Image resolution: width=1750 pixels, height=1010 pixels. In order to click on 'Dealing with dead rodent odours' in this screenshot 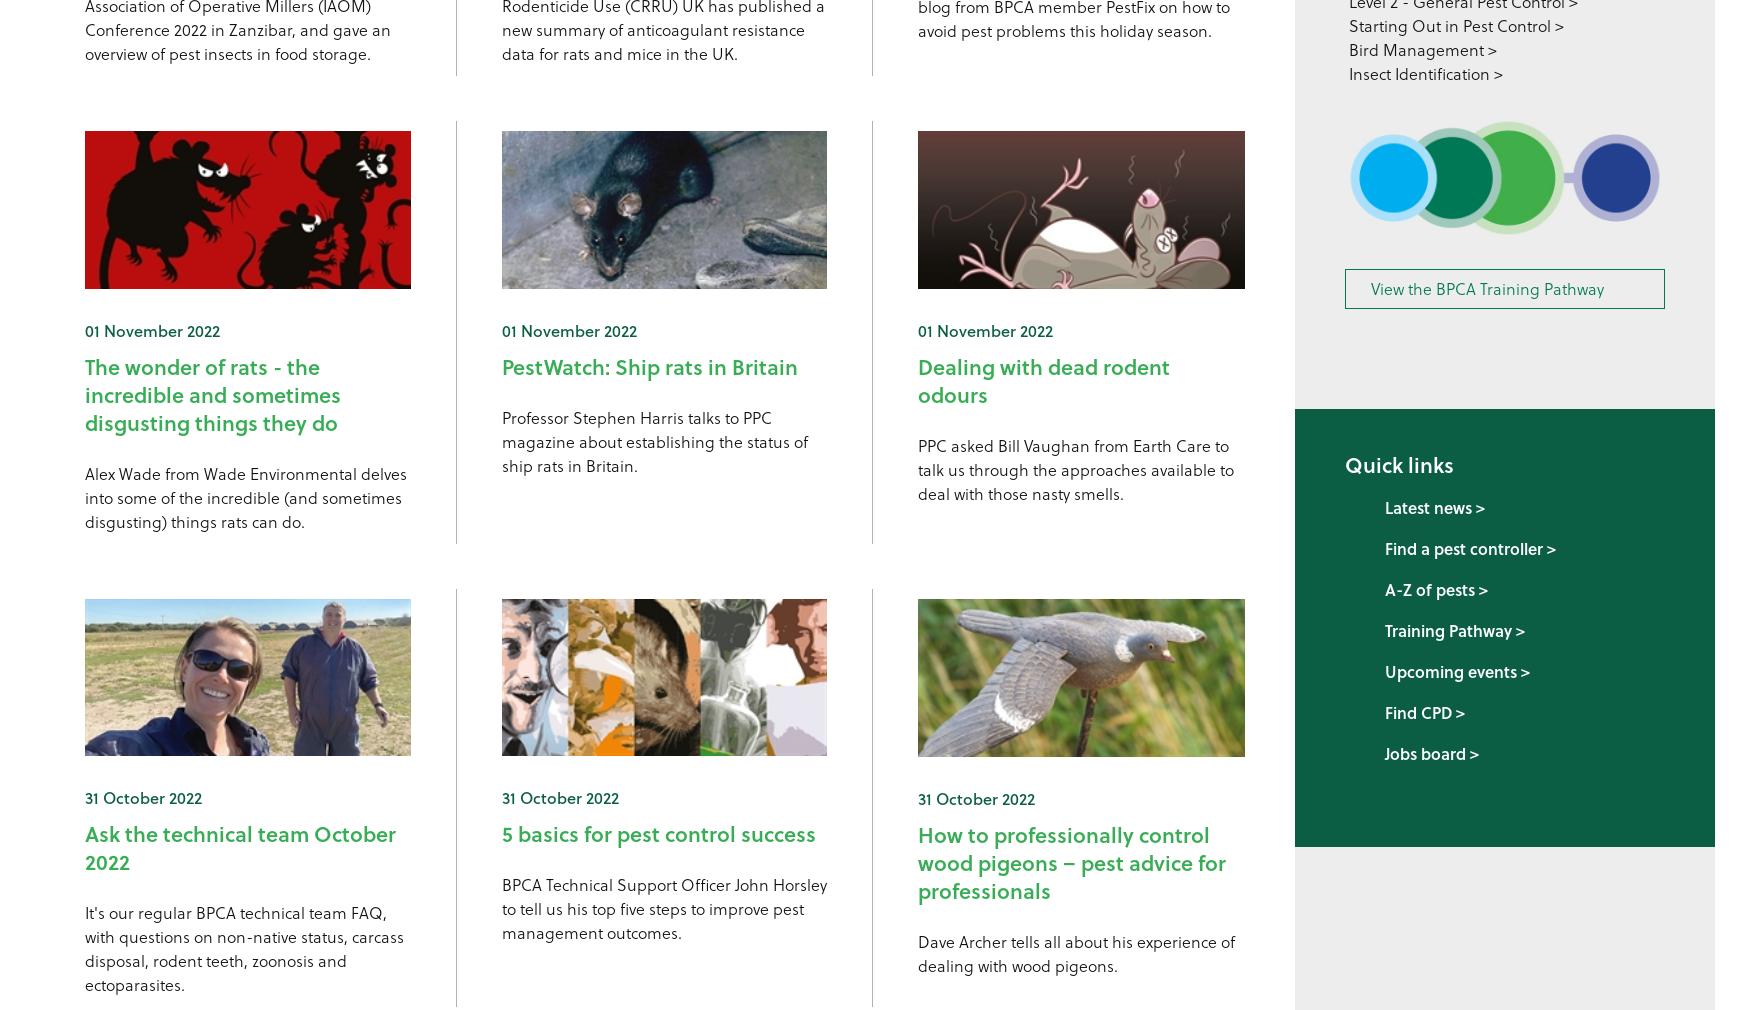, I will do `click(1043, 380)`.